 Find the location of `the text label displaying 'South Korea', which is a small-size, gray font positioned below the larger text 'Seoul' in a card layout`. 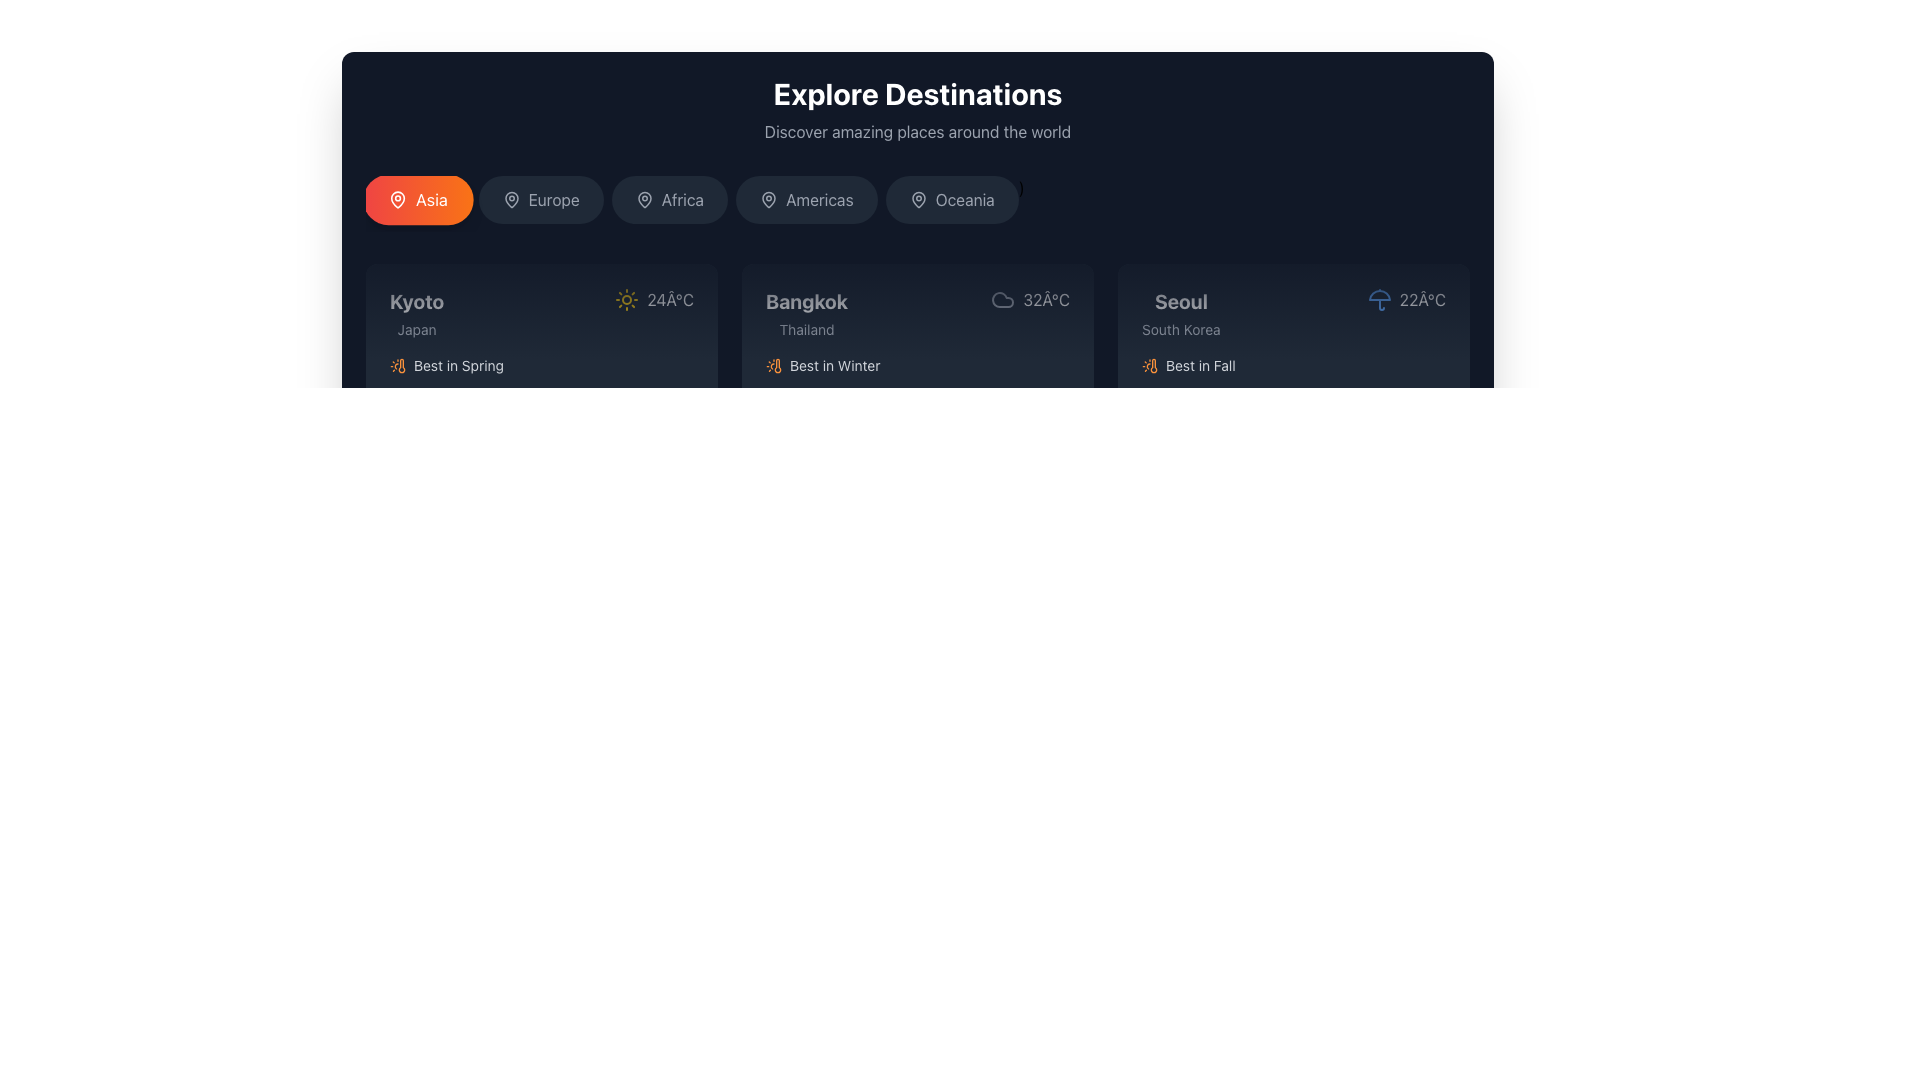

the text label displaying 'South Korea', which is a small-size, gray font positioned below the larger text 'Seoul' in a card layout is located at coordinates (1181, 329).